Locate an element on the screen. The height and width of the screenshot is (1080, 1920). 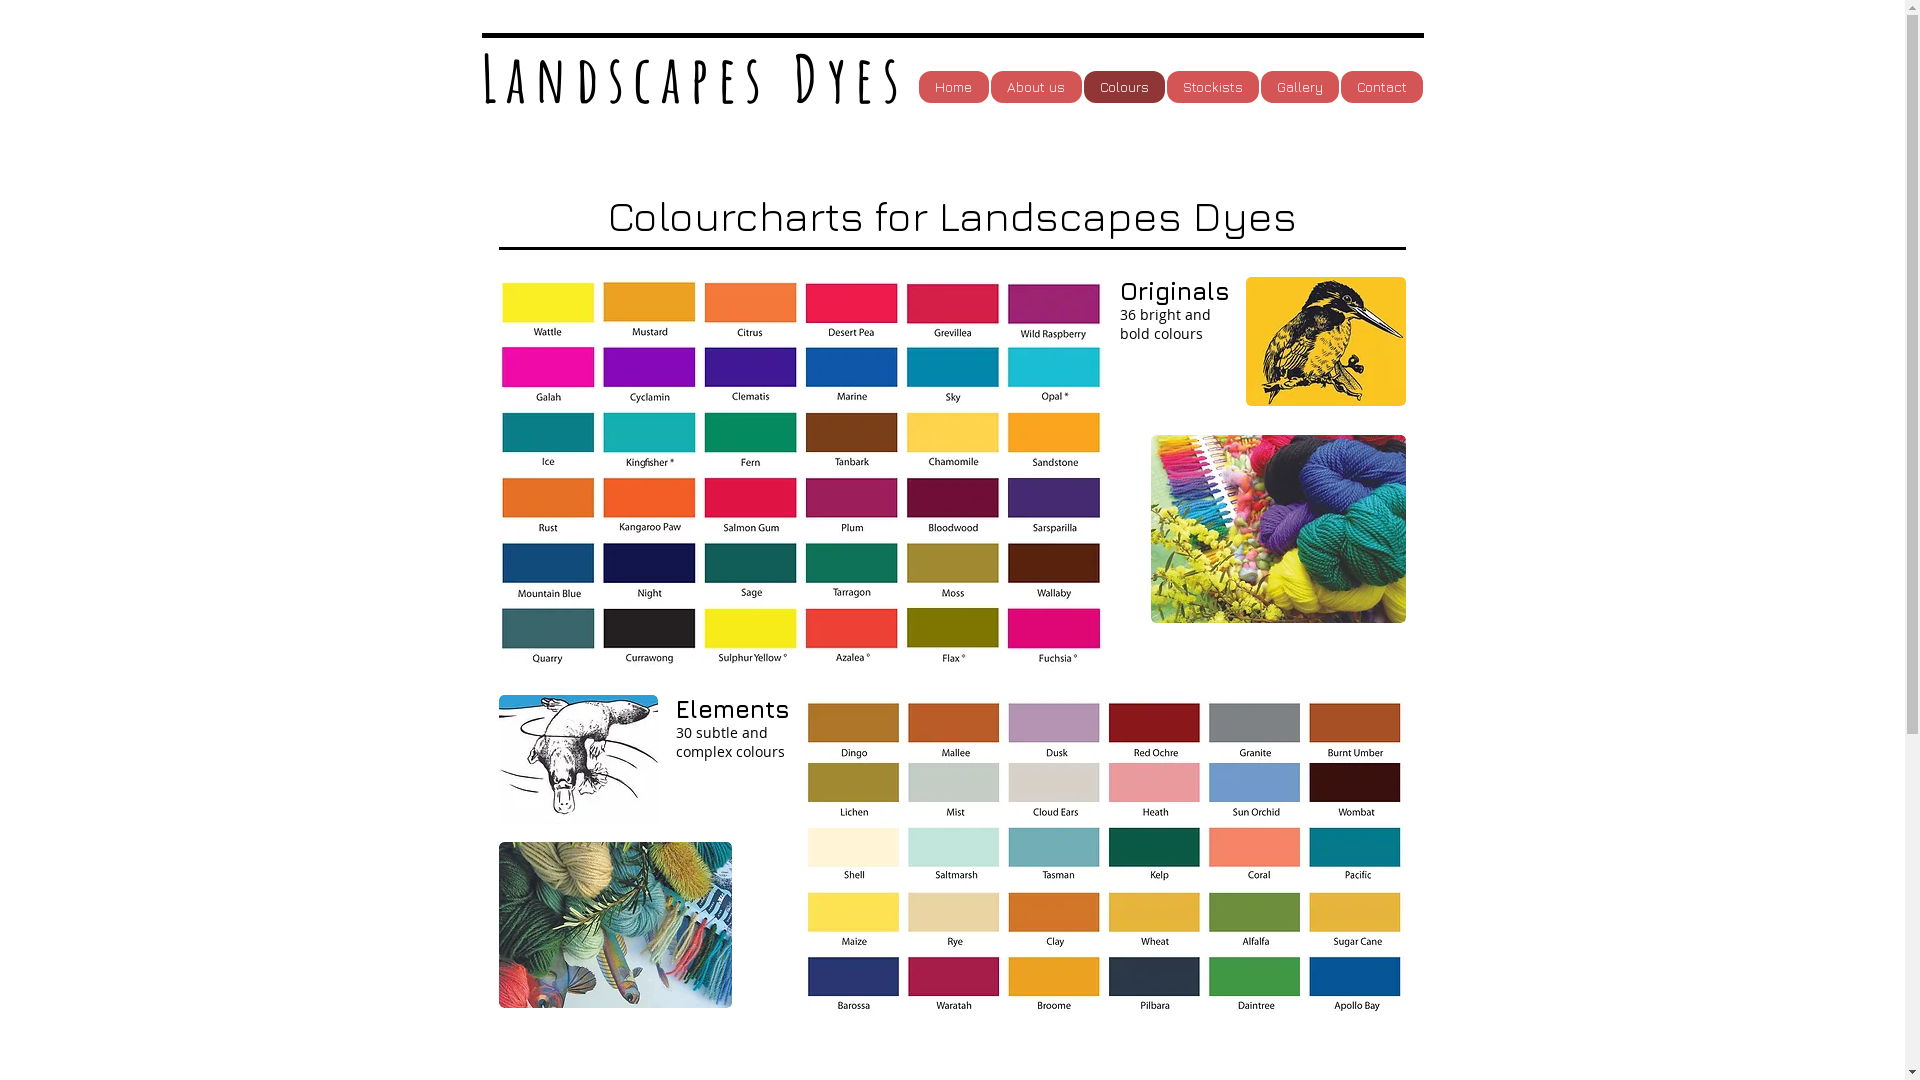
'Stockists' is located at coordinates (1210, 86).